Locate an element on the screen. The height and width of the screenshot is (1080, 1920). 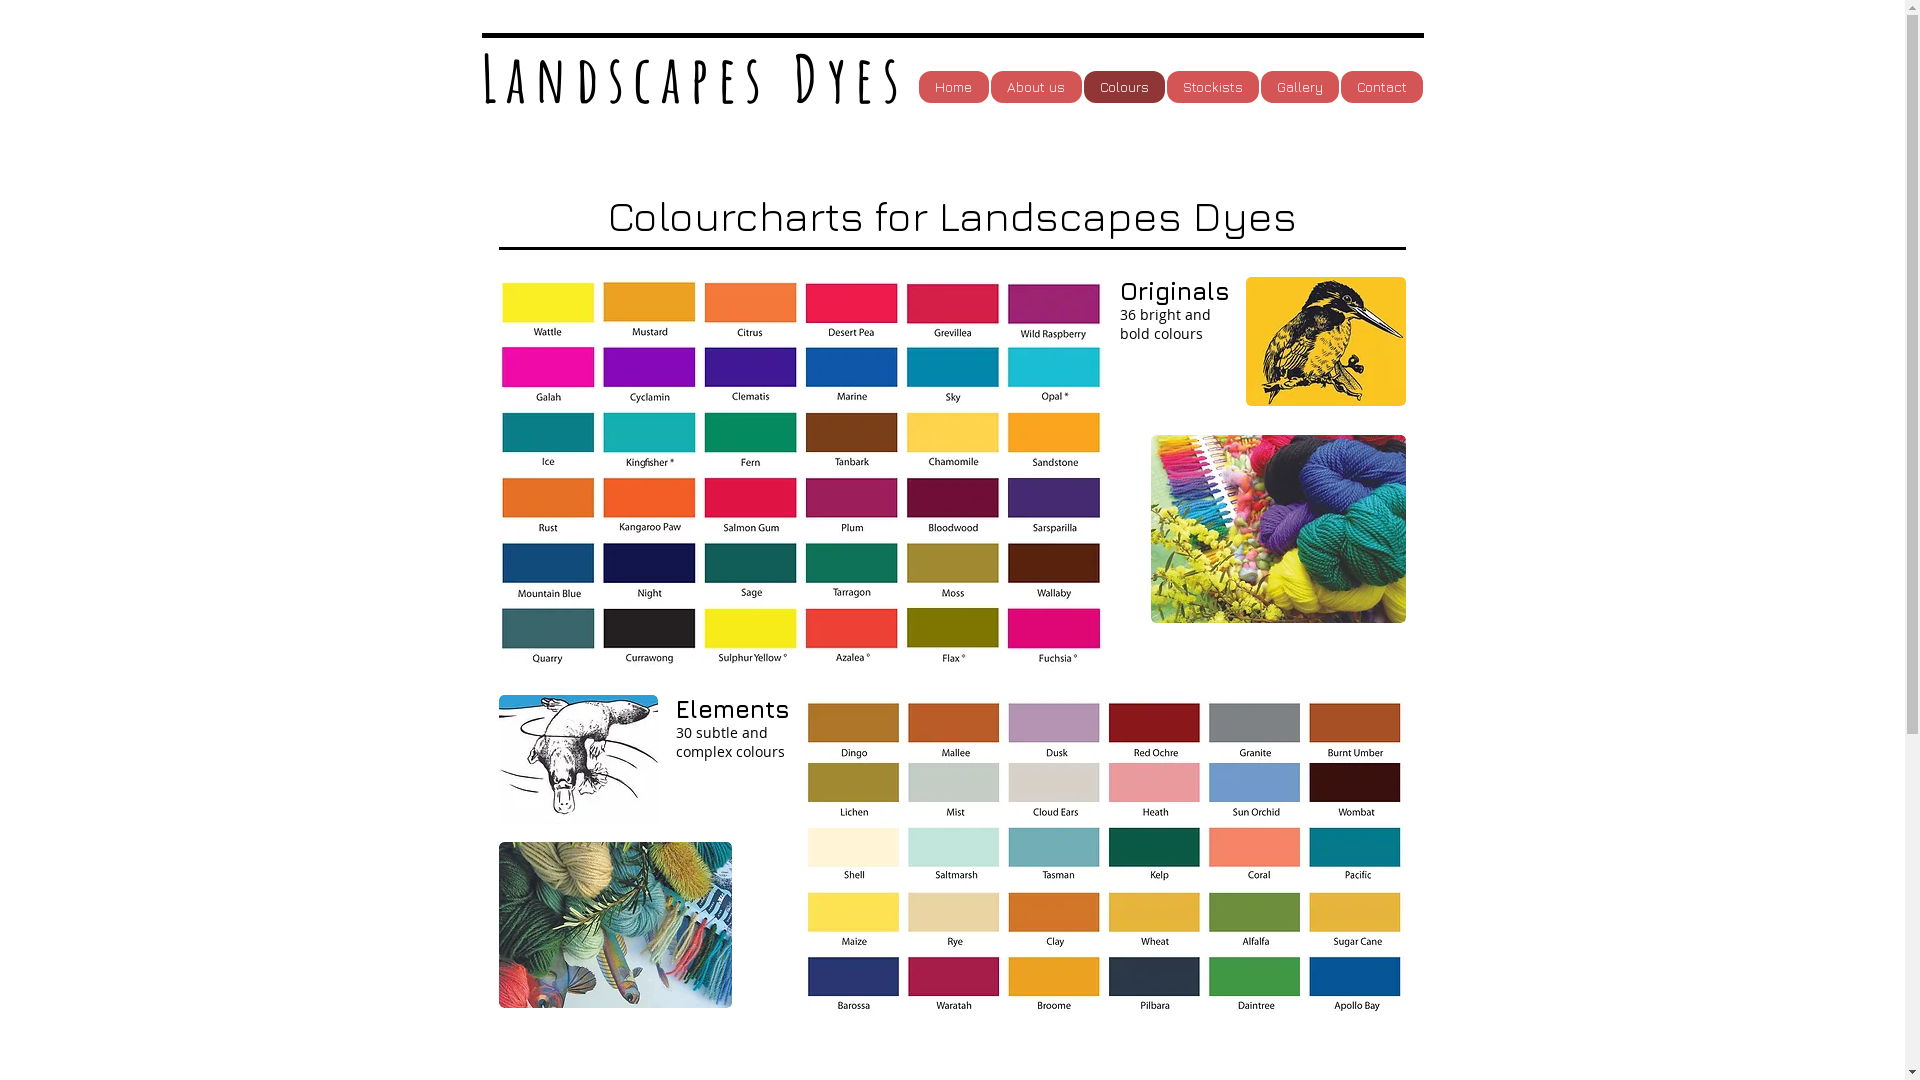
'Stockists' is located at coordinates (1210, 86).